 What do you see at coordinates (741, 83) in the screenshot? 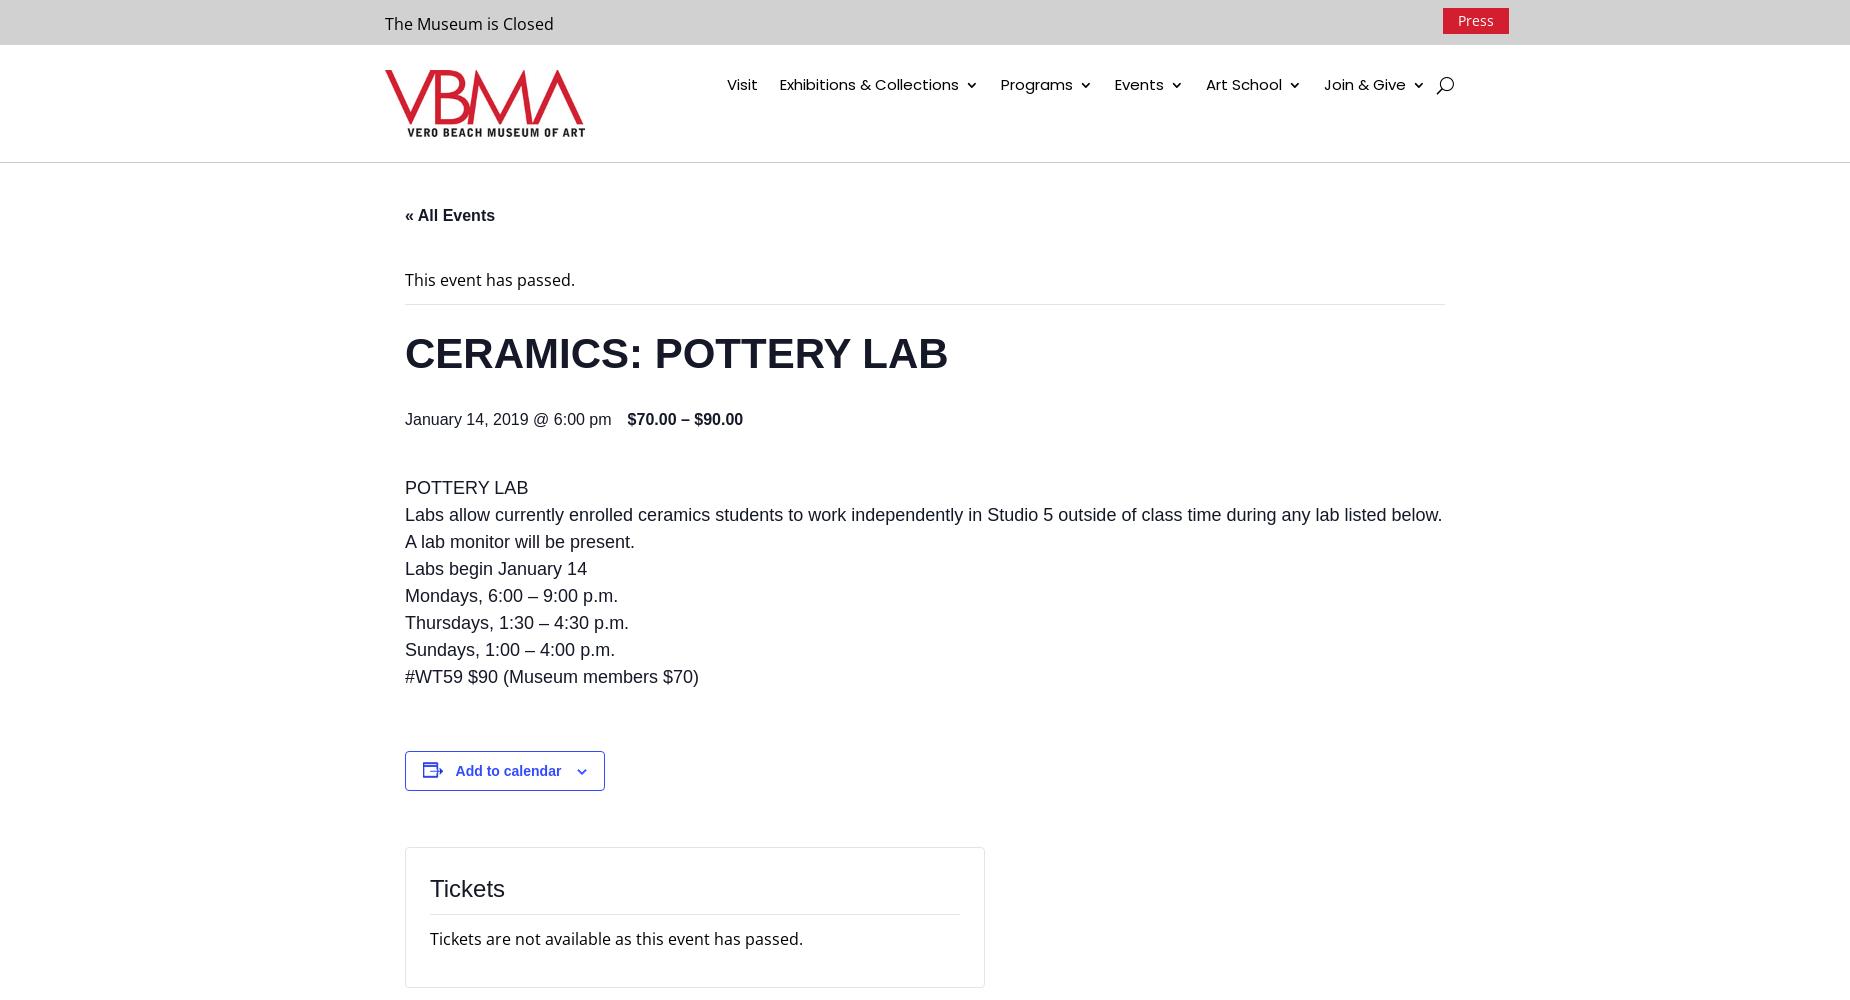
I see `'Visit'` at bounding box center [741, 83].